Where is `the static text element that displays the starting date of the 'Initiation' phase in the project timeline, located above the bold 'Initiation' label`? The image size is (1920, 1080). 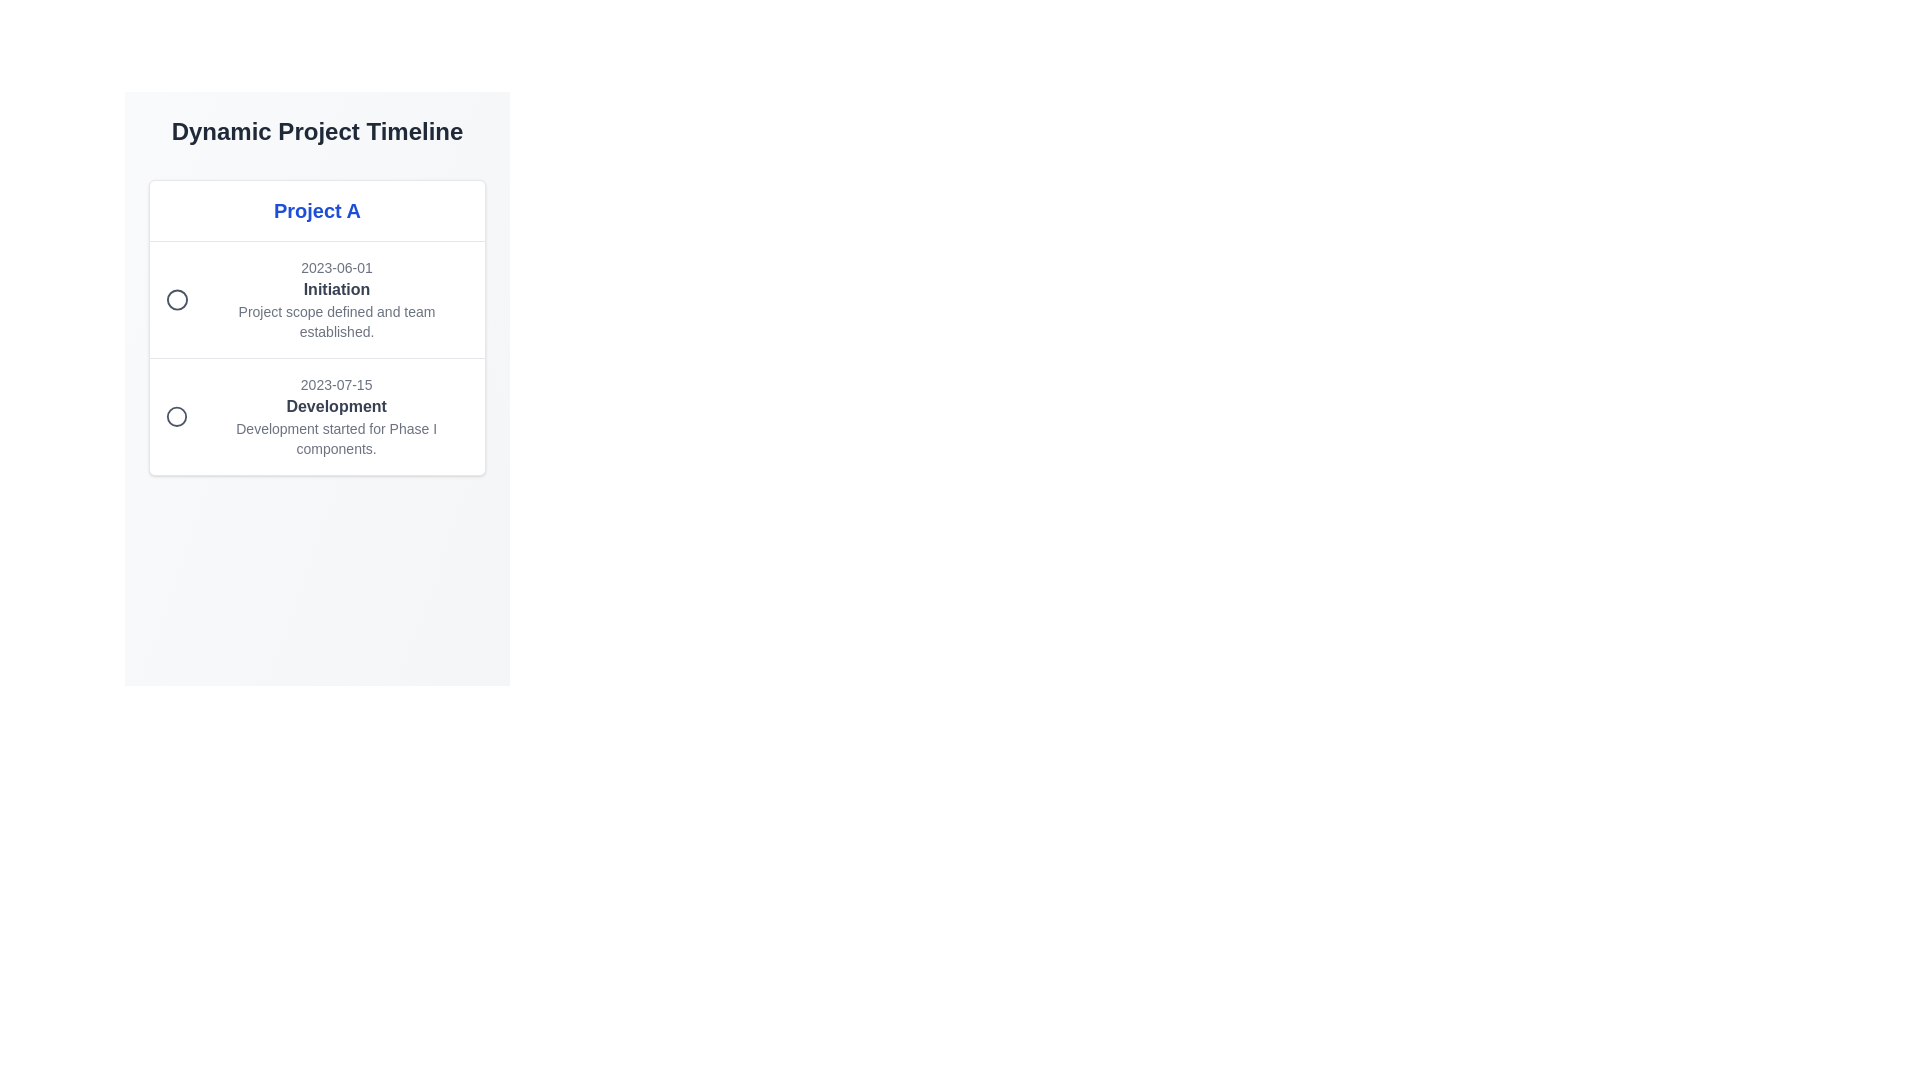 the static text element that displays the starting date of the 'Initiation' phase in the project timeline, located above the bold 'Initiation' label is located at coordinates (336, 266).